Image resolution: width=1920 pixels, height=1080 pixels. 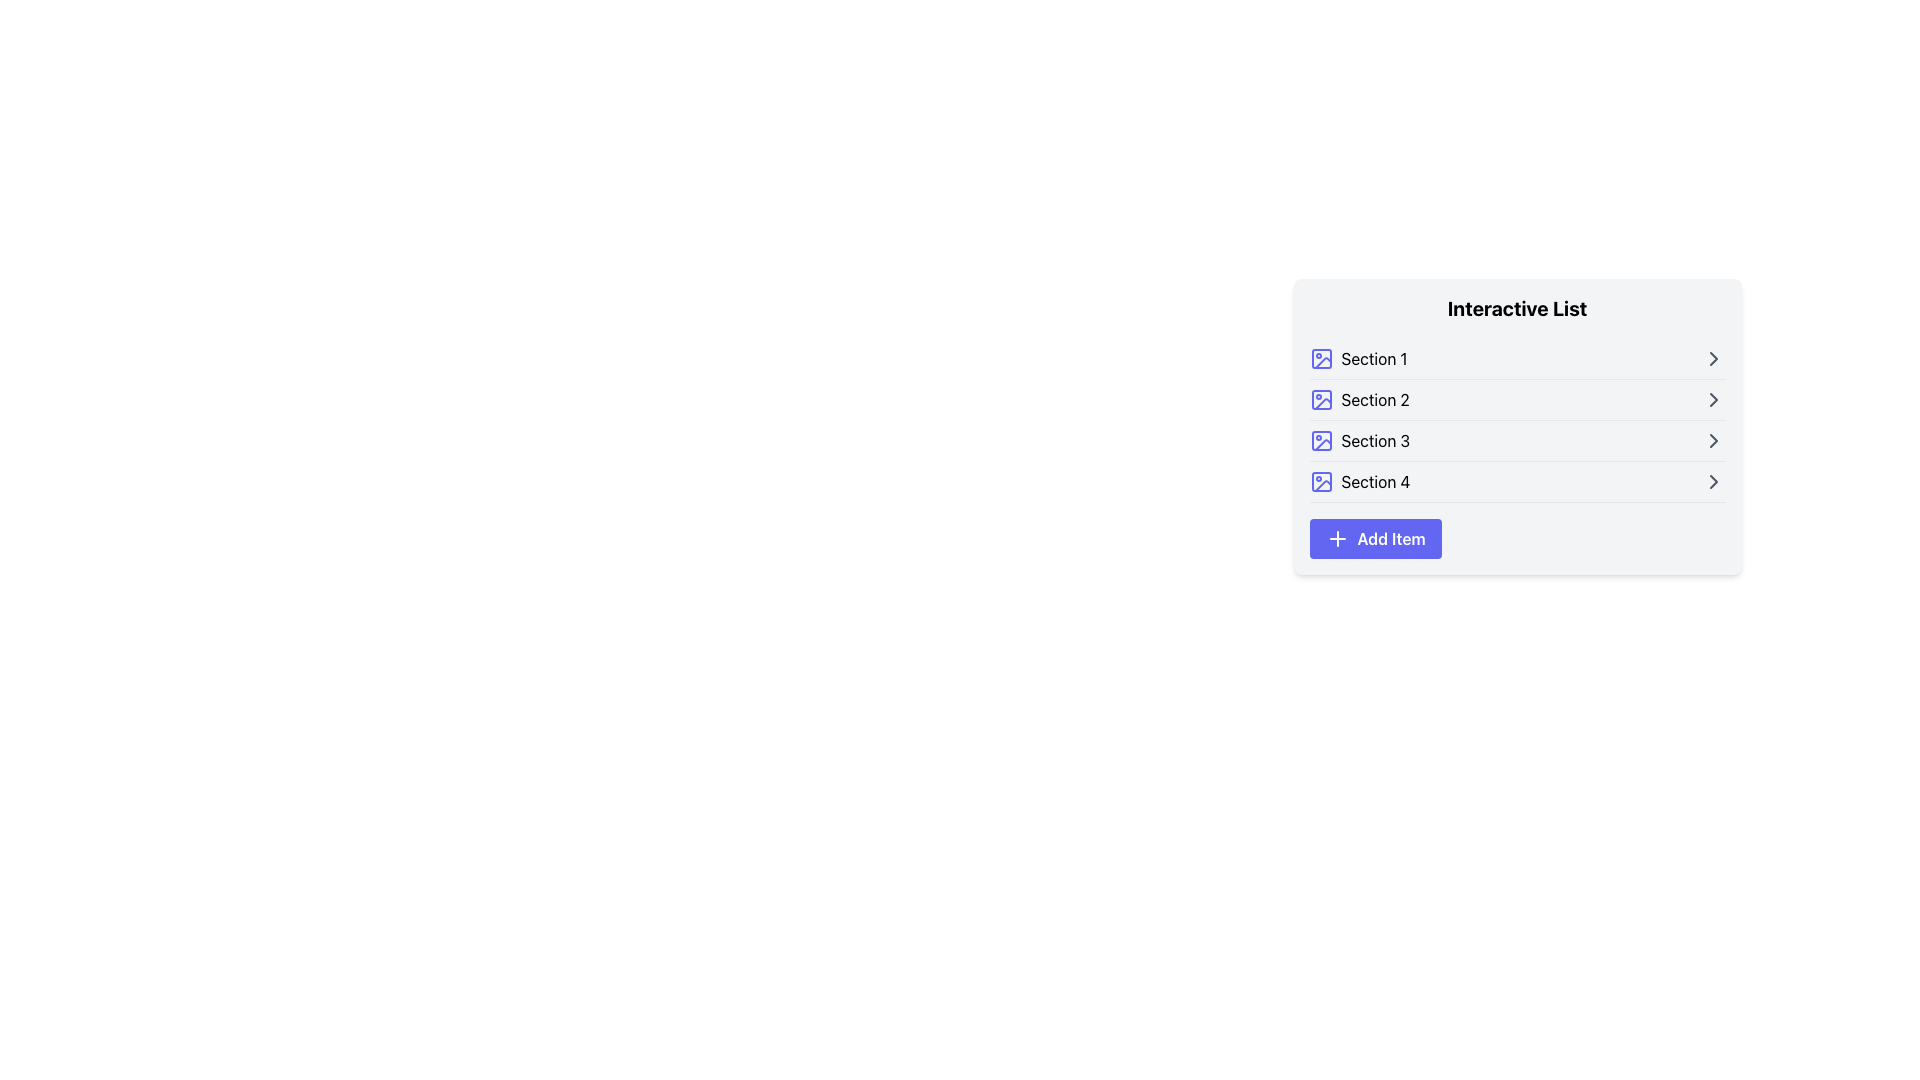 What do you see at coordinates (1358, 357) in the screenshot?
I see `the first item in the 'Interactive List' which is labeled 'Section 1' and includes an associated graphical icon` at bounding box center [1358, 357].